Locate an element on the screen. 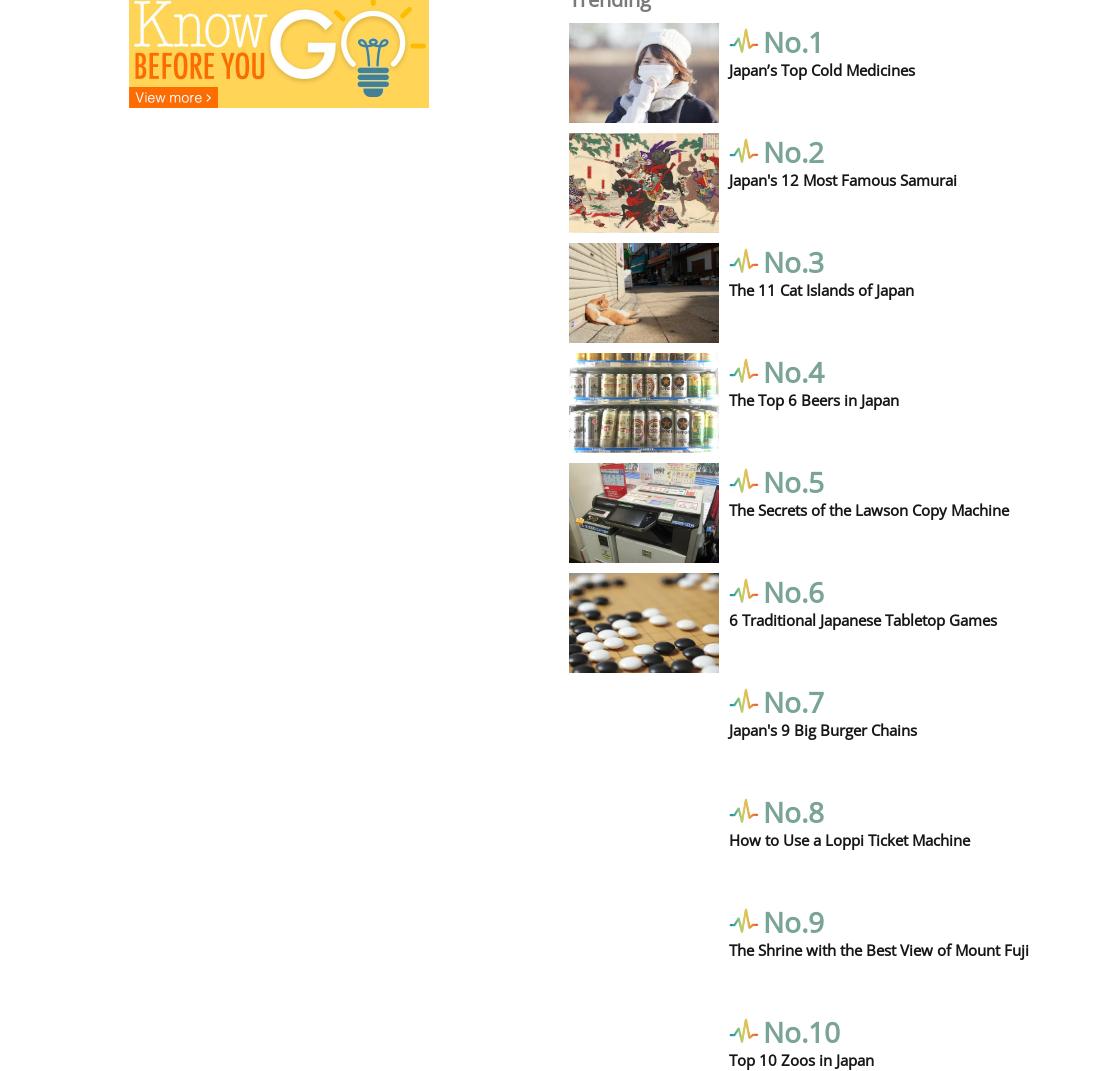 The height and width of the screenshot is (1071, 1117). 'No.5' is located at coordinates (792, 479).